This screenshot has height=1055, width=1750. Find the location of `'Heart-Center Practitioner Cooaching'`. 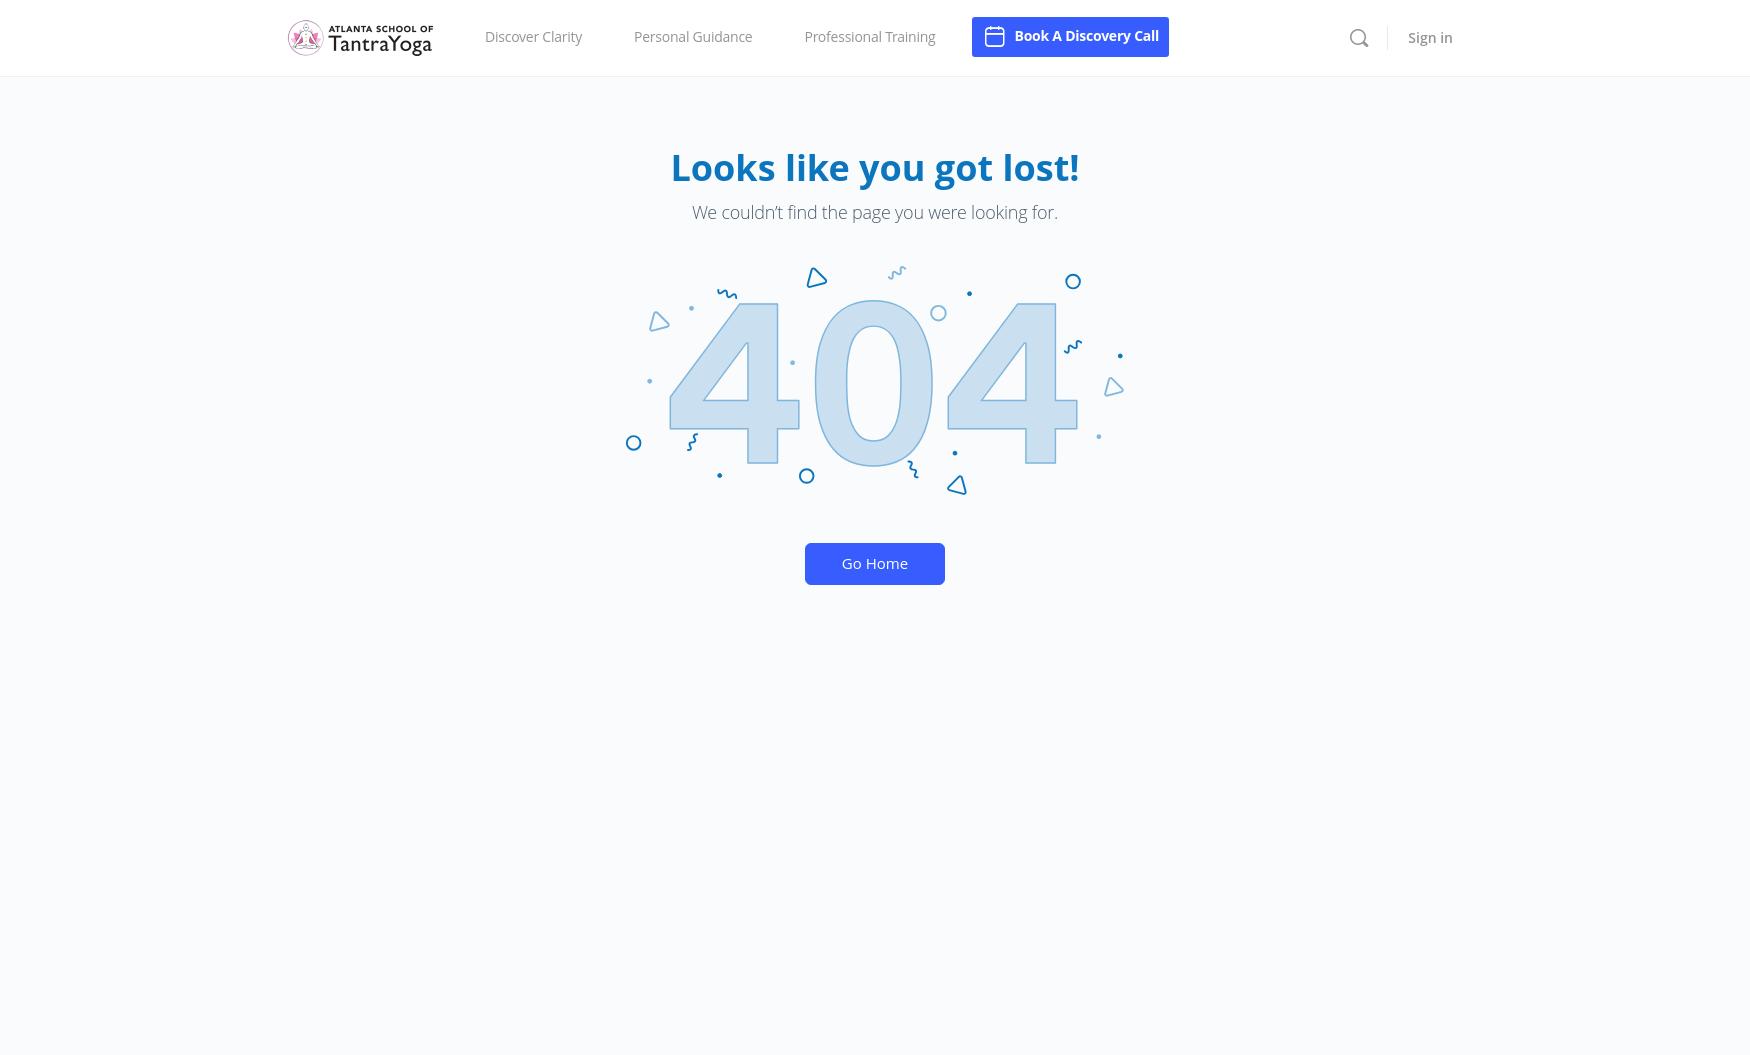

'Heart-Center Practitioner Cooaching' is located at coordinates (920, 119).